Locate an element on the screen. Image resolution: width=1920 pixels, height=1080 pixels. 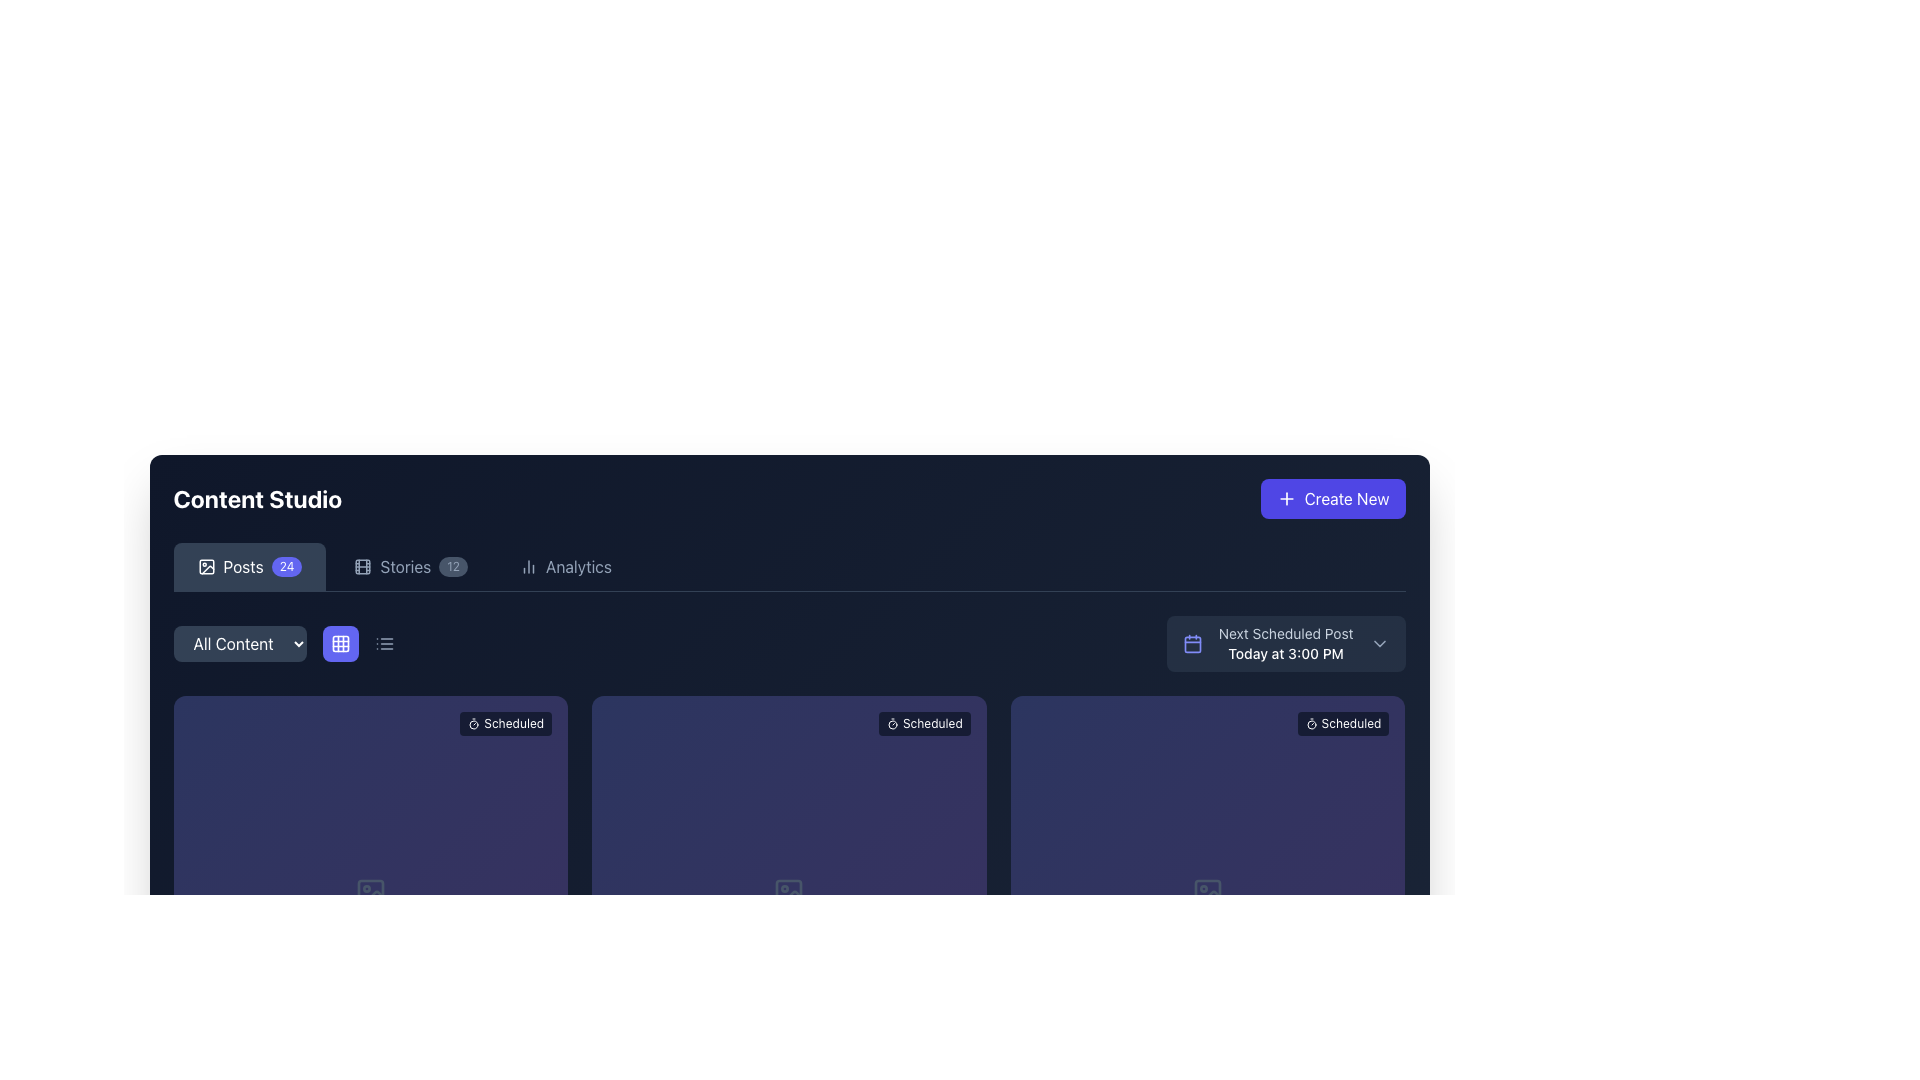
the 'Scheduled' status label located in the top-right corner of the card to associate its status with the corresponding card is located at coordinates (1343, 724).